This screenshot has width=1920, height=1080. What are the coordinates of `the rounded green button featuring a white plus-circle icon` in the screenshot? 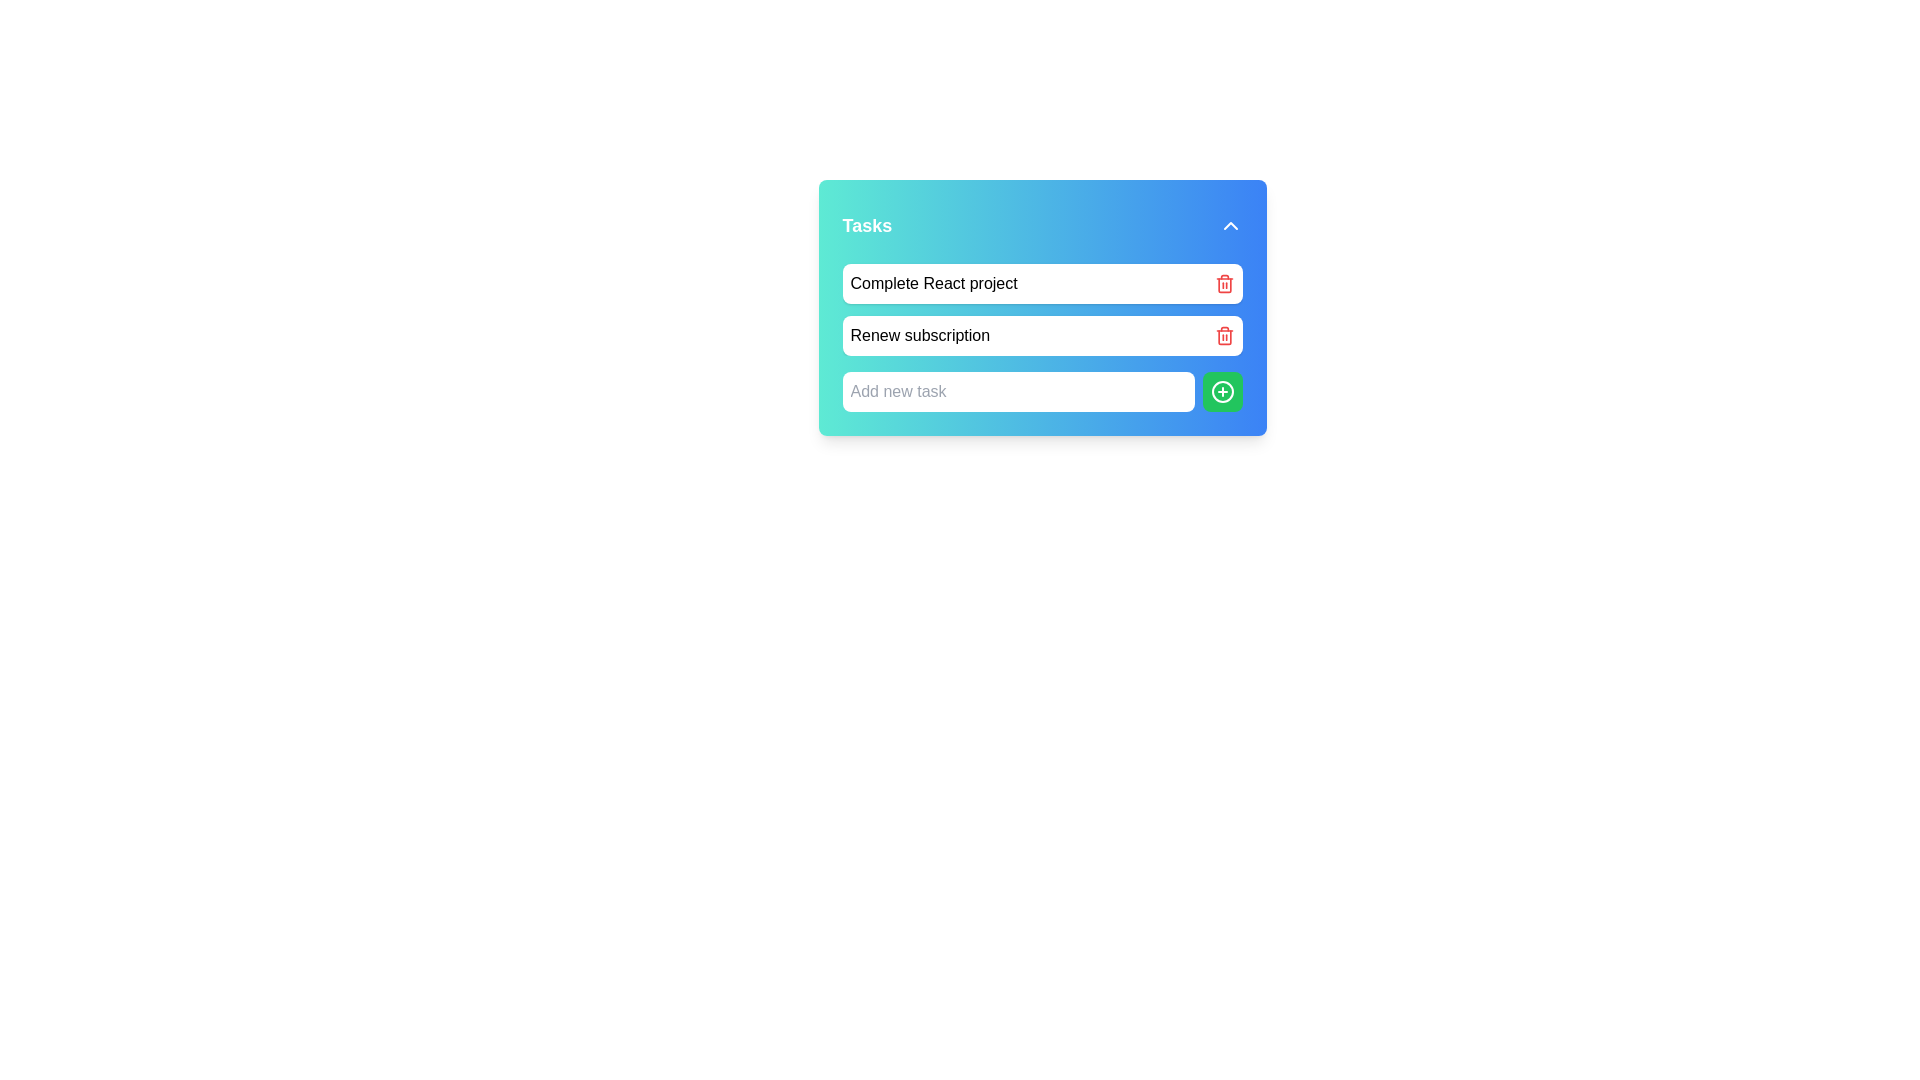 It's located at (1221, 392).